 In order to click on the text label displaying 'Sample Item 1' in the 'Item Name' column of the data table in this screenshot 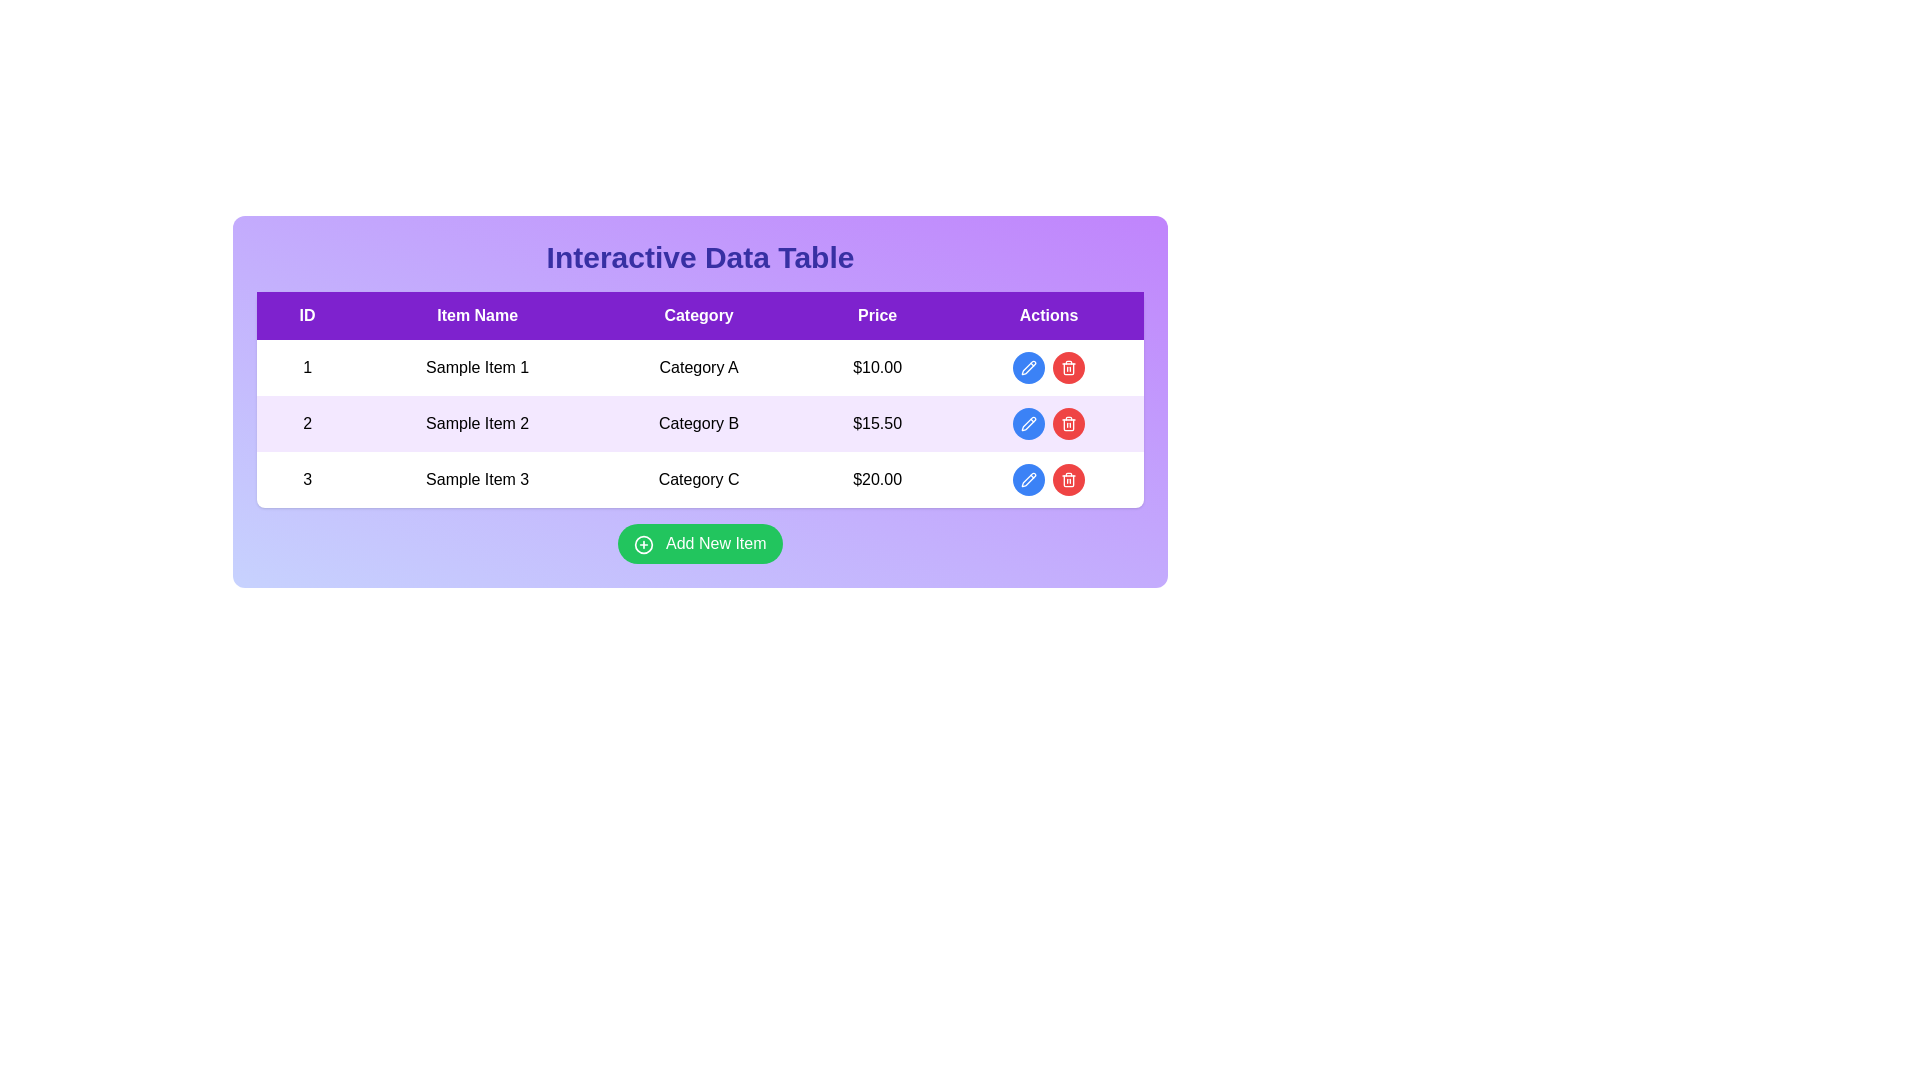, I will do `click(476, 367)`.